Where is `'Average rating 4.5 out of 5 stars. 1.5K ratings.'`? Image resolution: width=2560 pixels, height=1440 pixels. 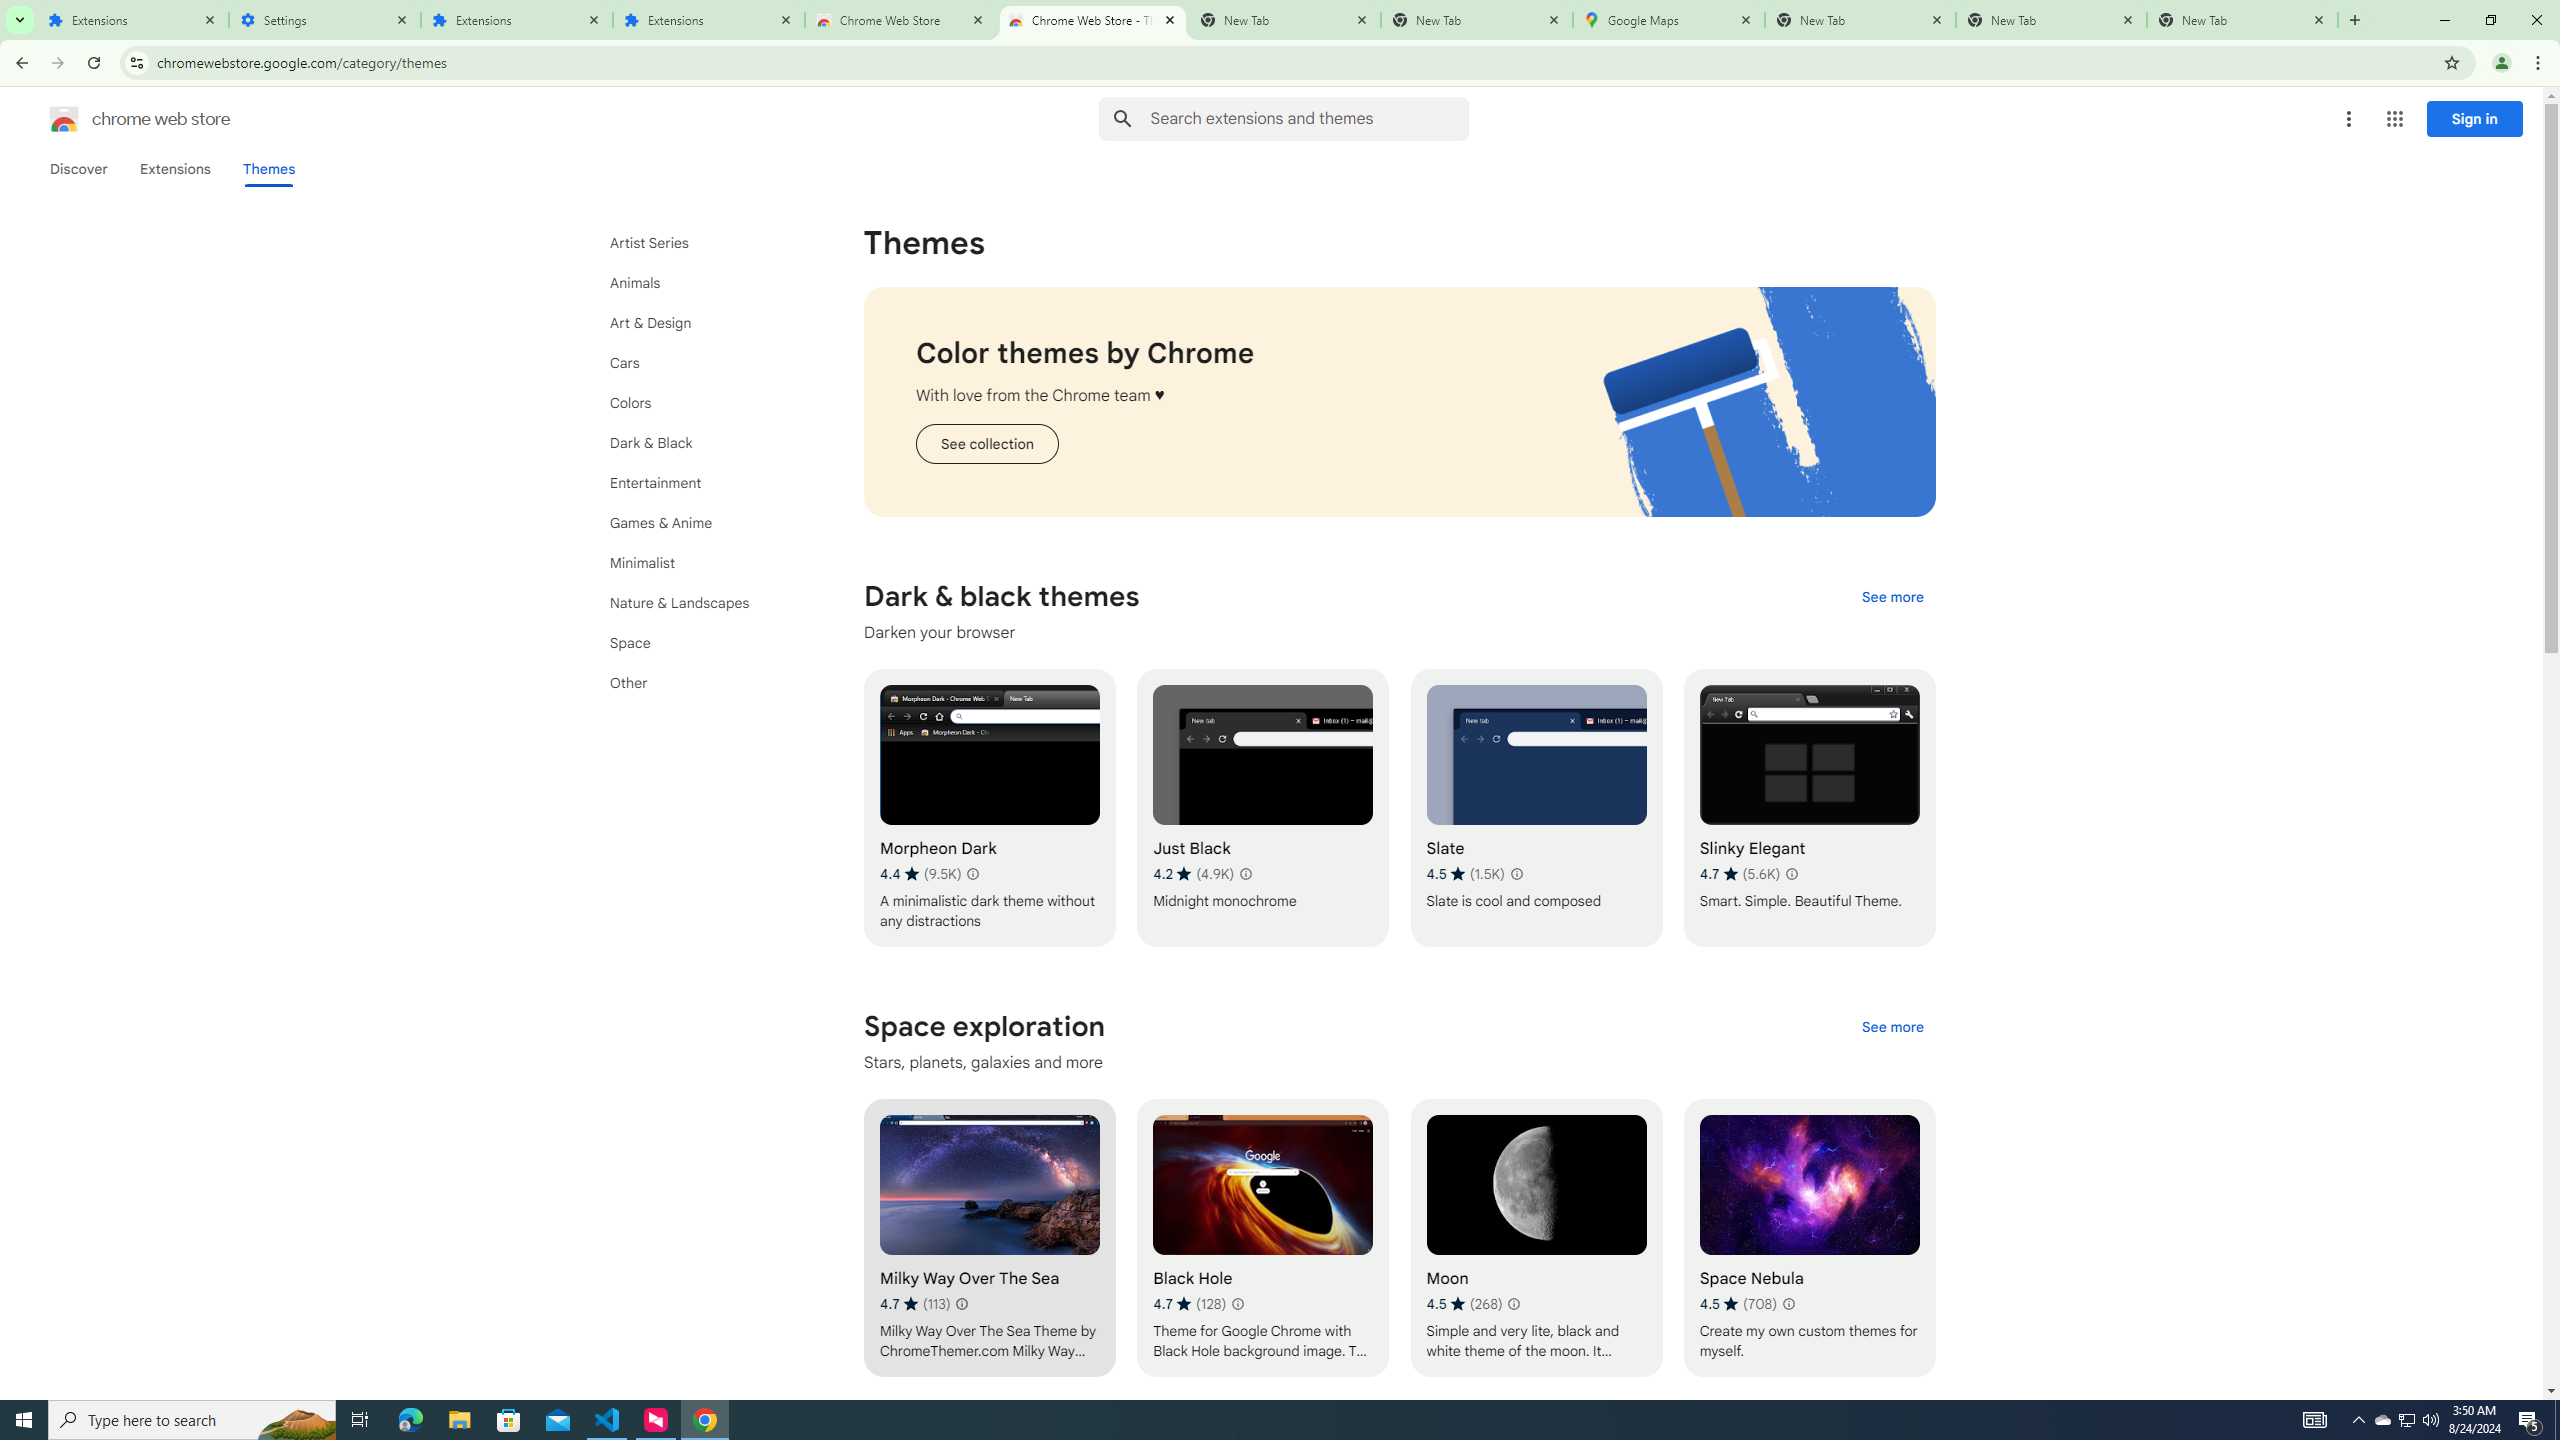 'Average rating 4.5 out of 5 stars. 1.5K ratings.' is located at coordinates (1464, 873).